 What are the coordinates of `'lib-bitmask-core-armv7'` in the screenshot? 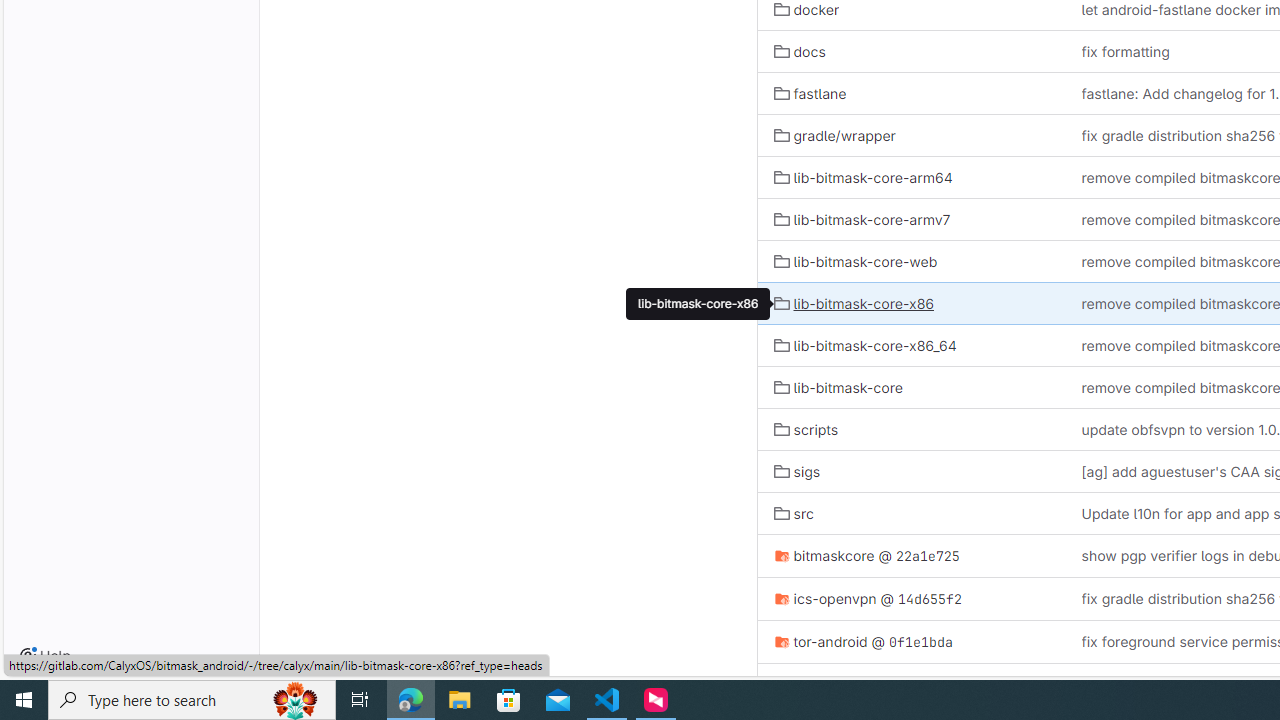 It's located at (862, 219).